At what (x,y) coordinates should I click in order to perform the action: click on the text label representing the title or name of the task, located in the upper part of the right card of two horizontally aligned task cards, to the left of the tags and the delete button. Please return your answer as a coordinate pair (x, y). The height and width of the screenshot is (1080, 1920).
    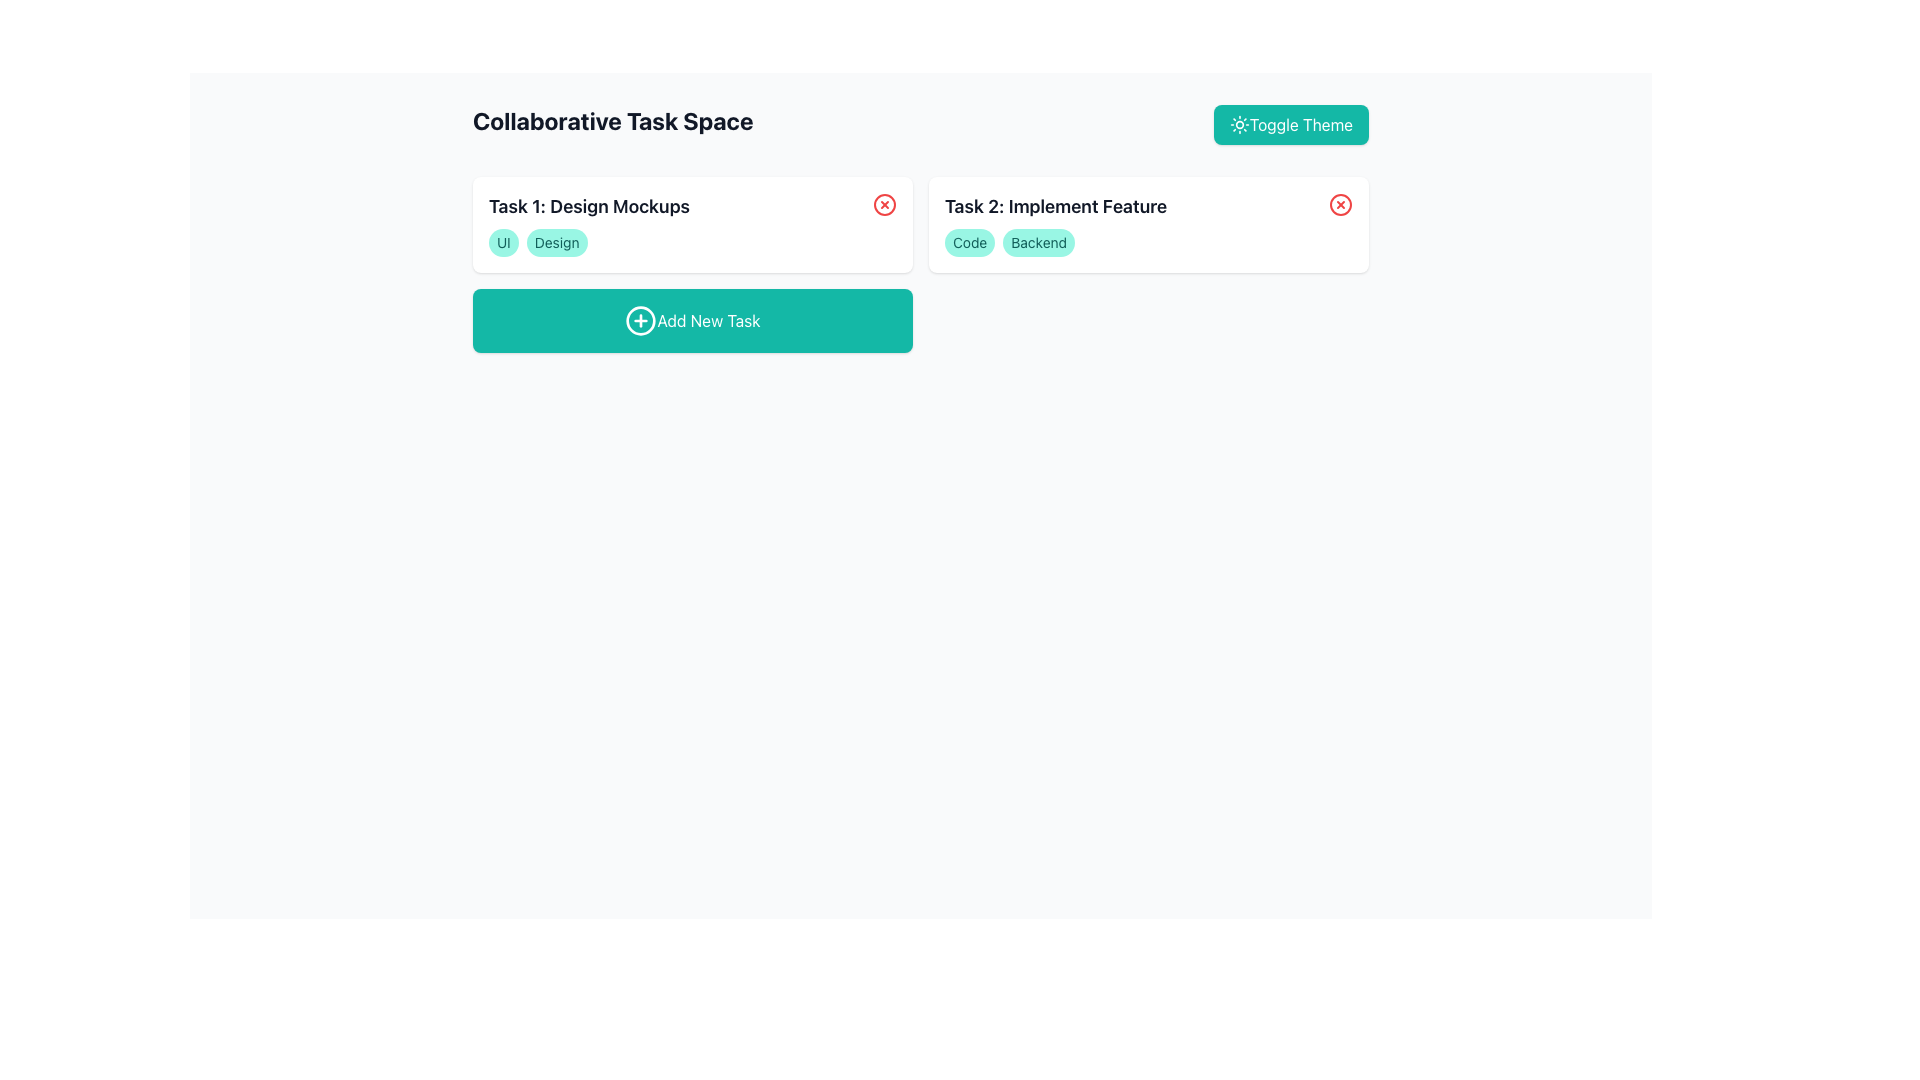
    Looking at the image, I should click on (1055, 207).